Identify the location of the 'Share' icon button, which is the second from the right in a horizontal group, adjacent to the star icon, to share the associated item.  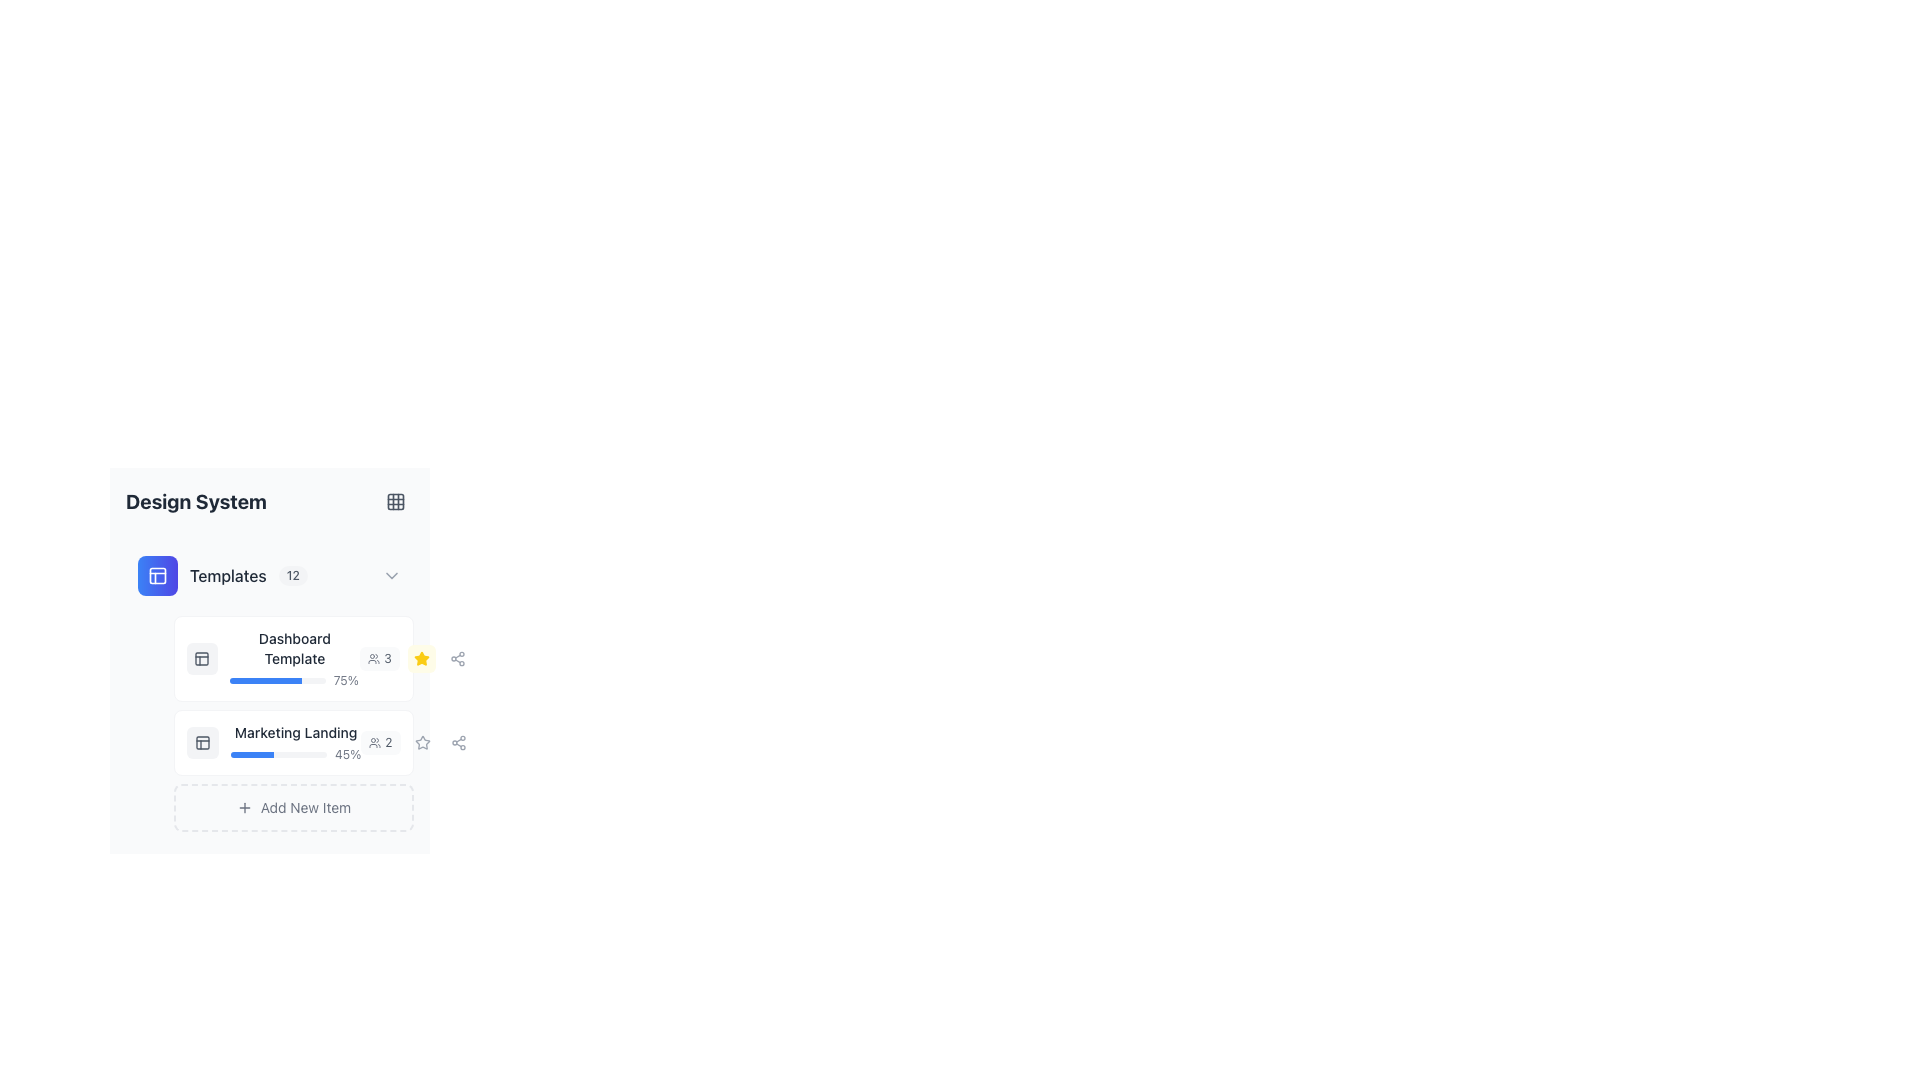
(457, 743).